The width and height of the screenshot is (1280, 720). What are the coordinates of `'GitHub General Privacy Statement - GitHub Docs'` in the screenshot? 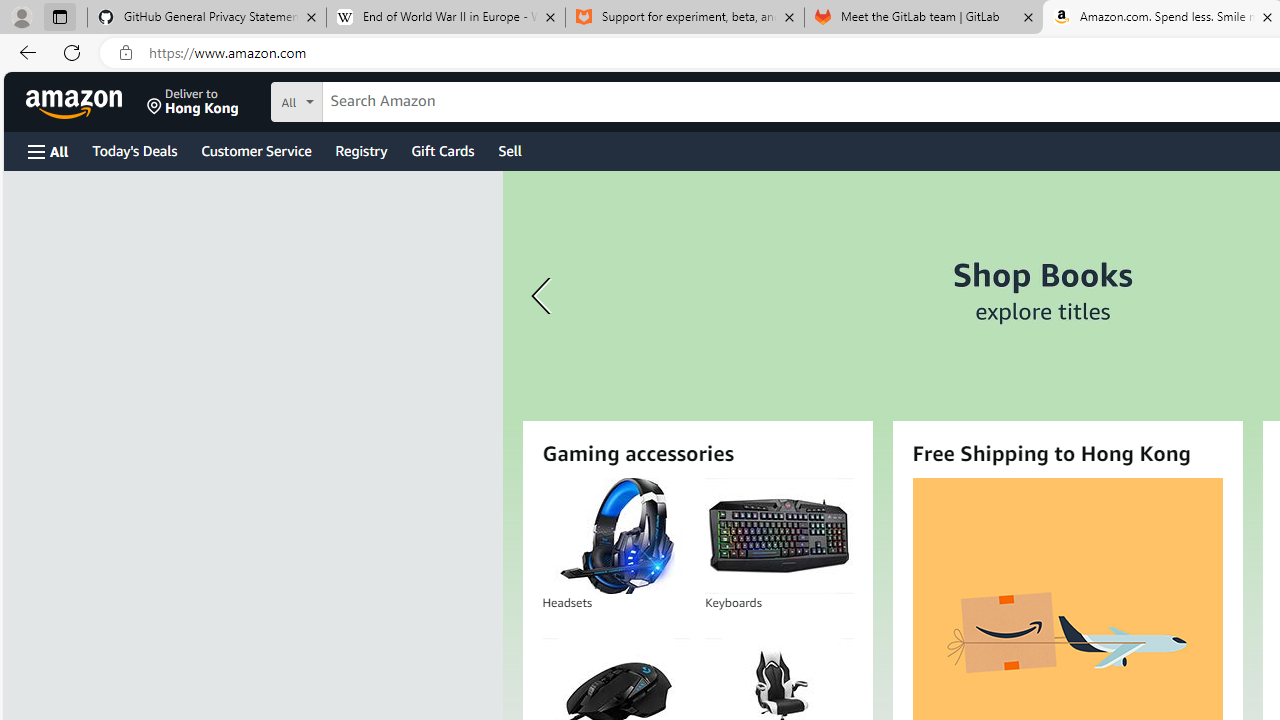 It's located at (207, 17).